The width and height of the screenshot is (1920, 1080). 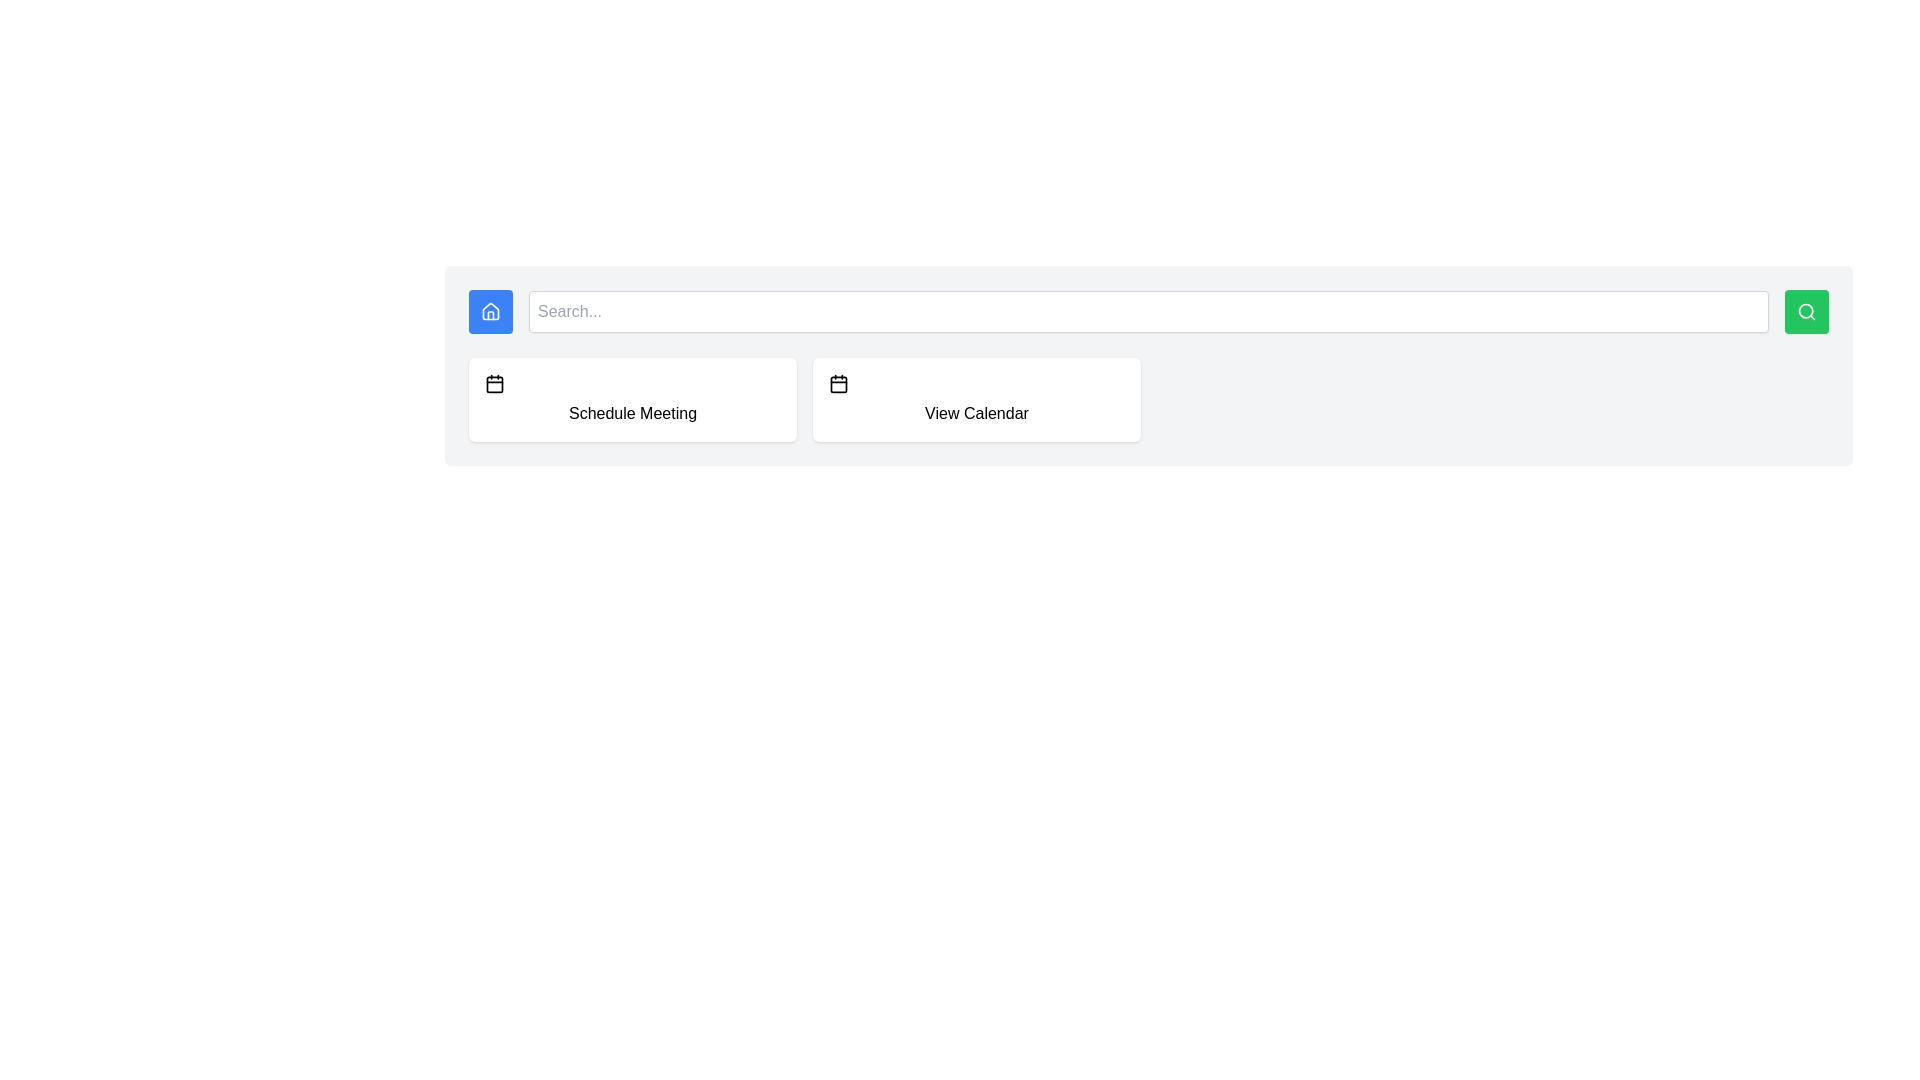 I want to click on the magnifying glass search icon located within the green button at the top-right corner of the user interface to initiate a search, so click(x=1806, y=312).